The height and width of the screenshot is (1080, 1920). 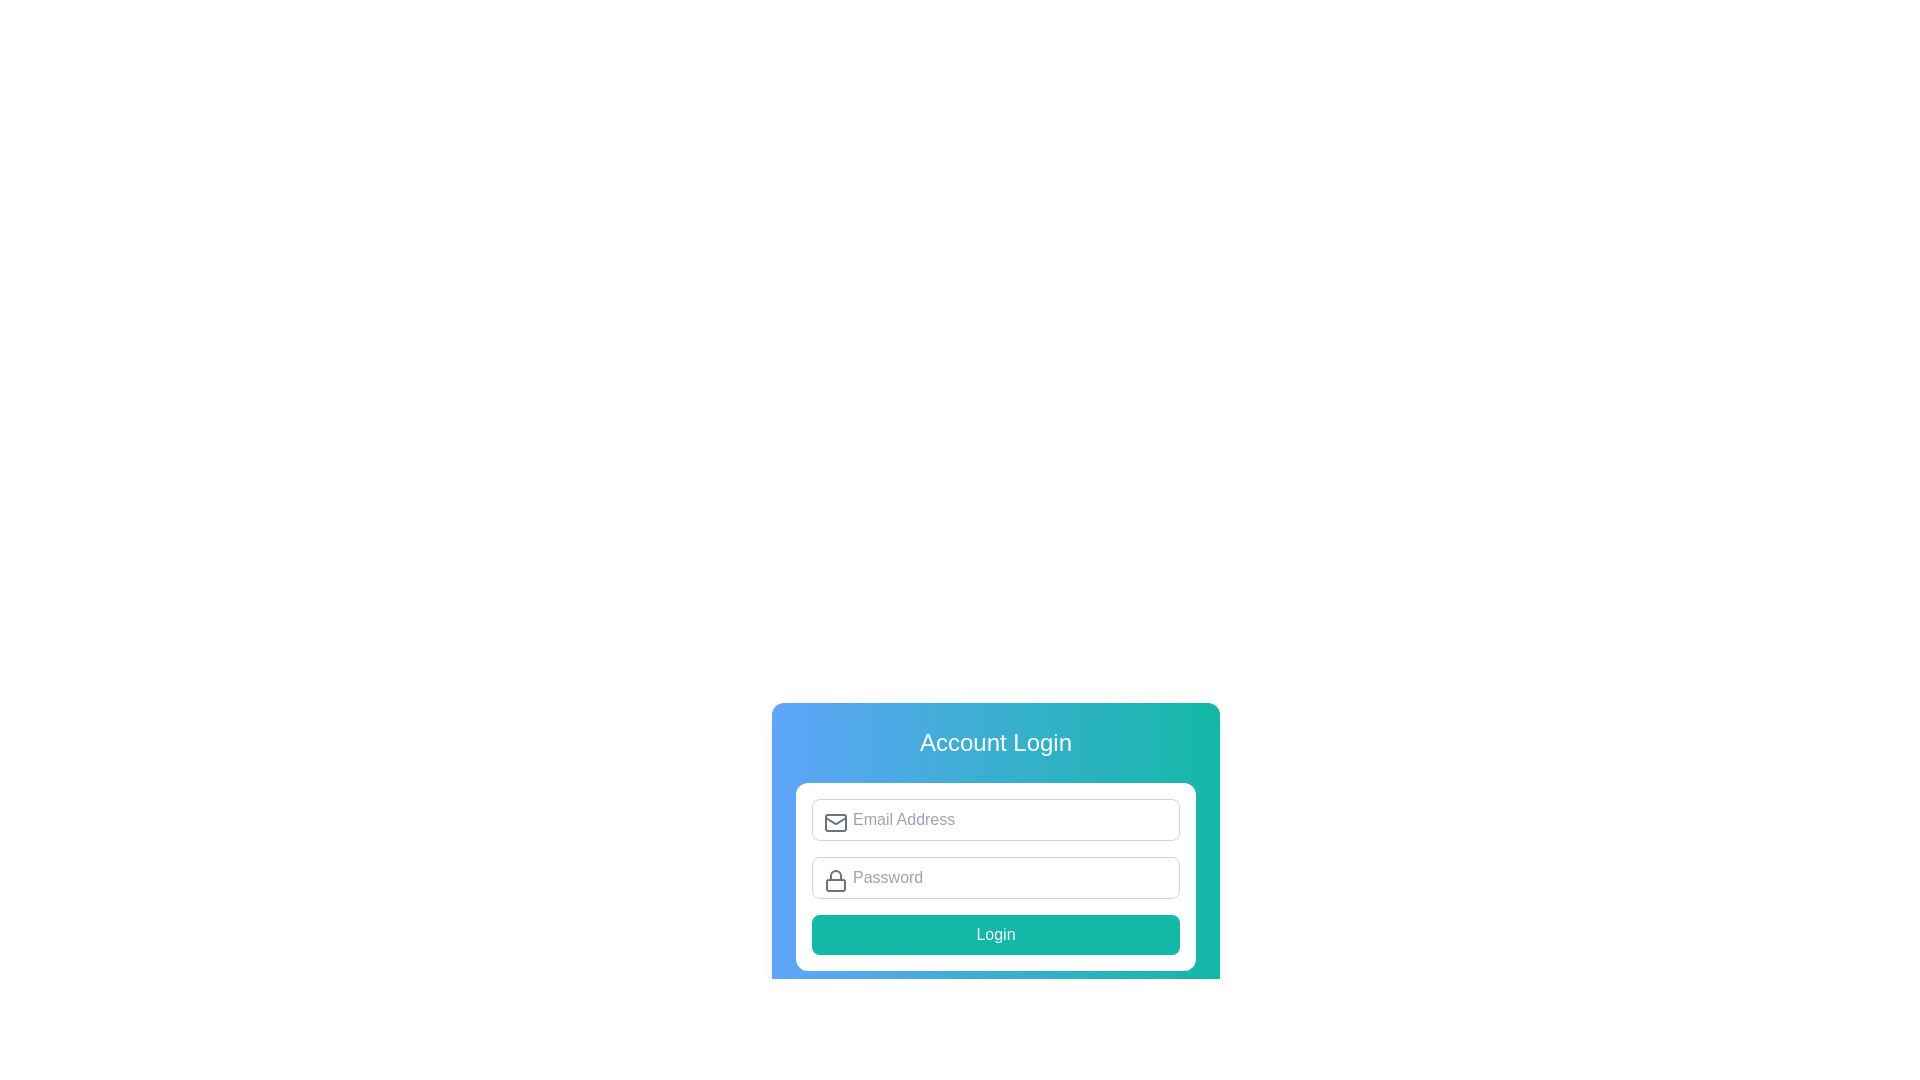 What do you see at coordinates (835, 879) in the screenshot?
I see `the small gray lock icon located to the left of the 'Password' input field in the login form` at bounding box center [835, 879].